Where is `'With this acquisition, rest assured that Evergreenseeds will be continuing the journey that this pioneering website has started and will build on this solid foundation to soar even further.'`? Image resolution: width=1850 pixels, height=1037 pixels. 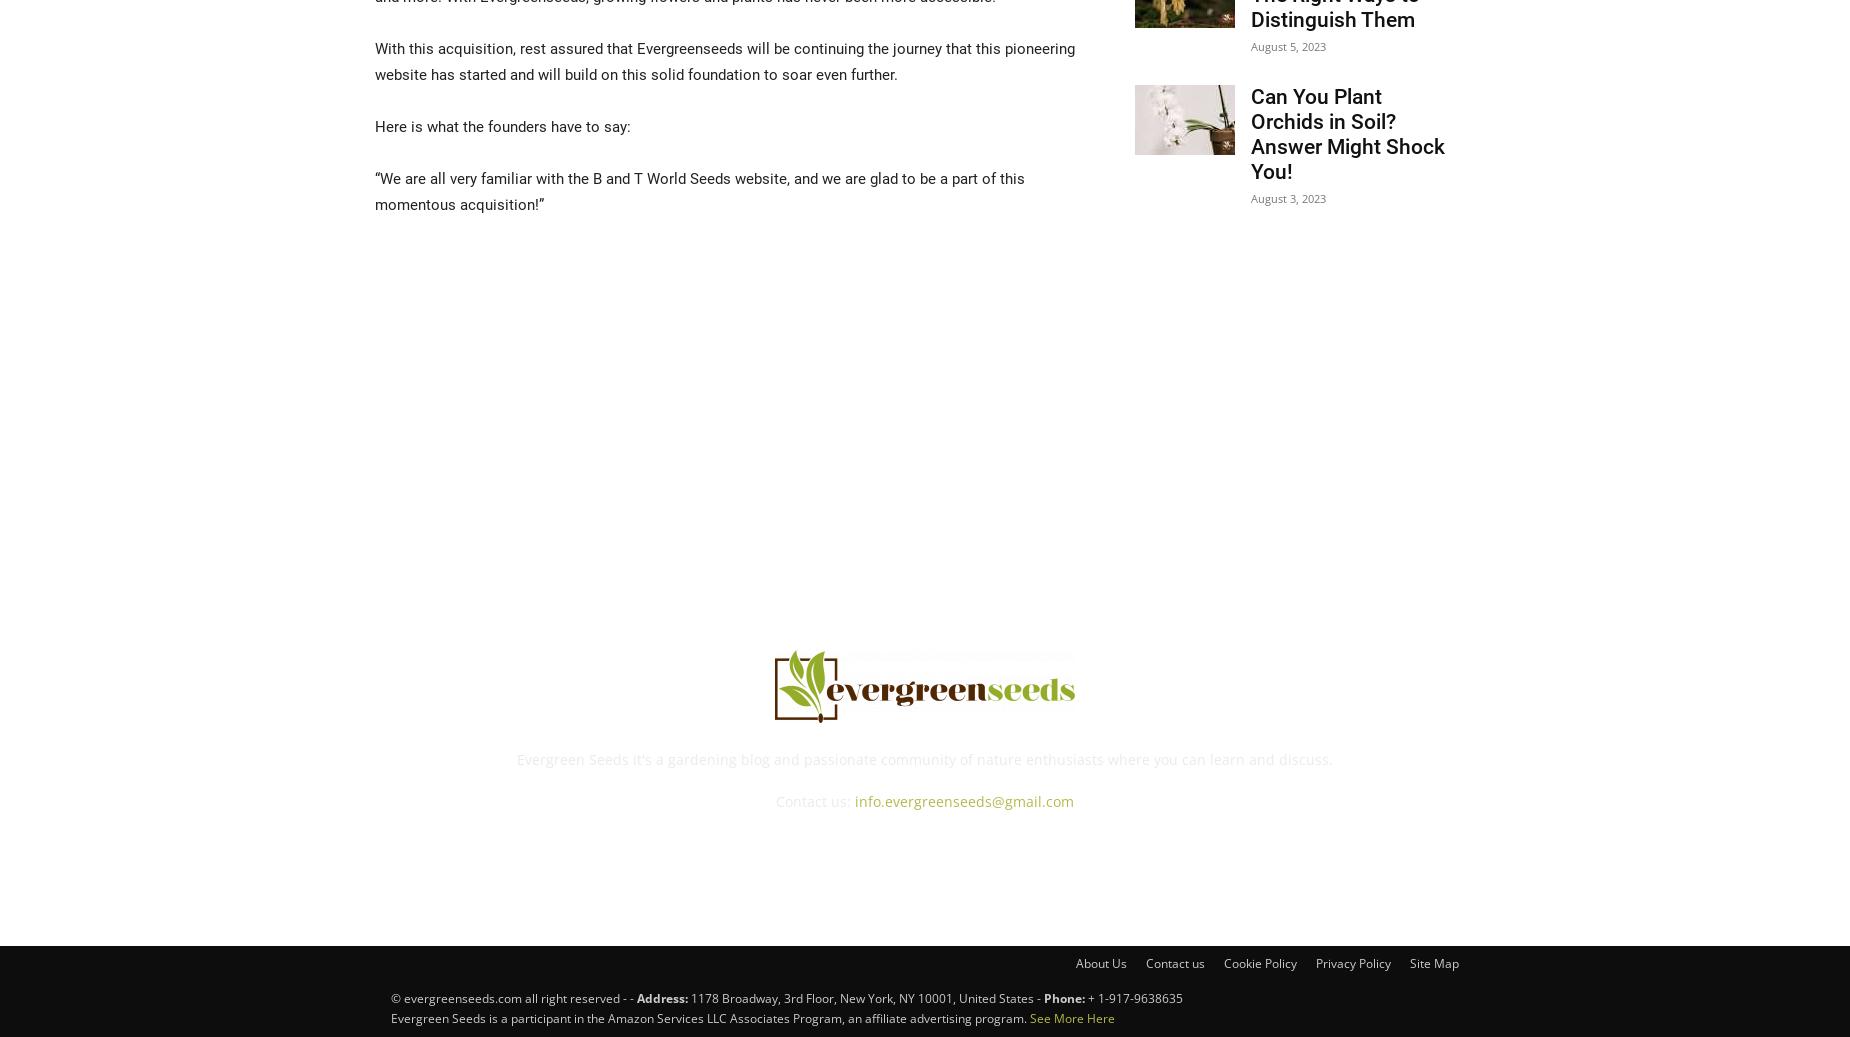 'With this acquisition, rest assured that Evergreenseeds will be continuing the journey that this pioneering website has started and will build on this solid foundation to soar even further.' is located at coordinates (725, 59).